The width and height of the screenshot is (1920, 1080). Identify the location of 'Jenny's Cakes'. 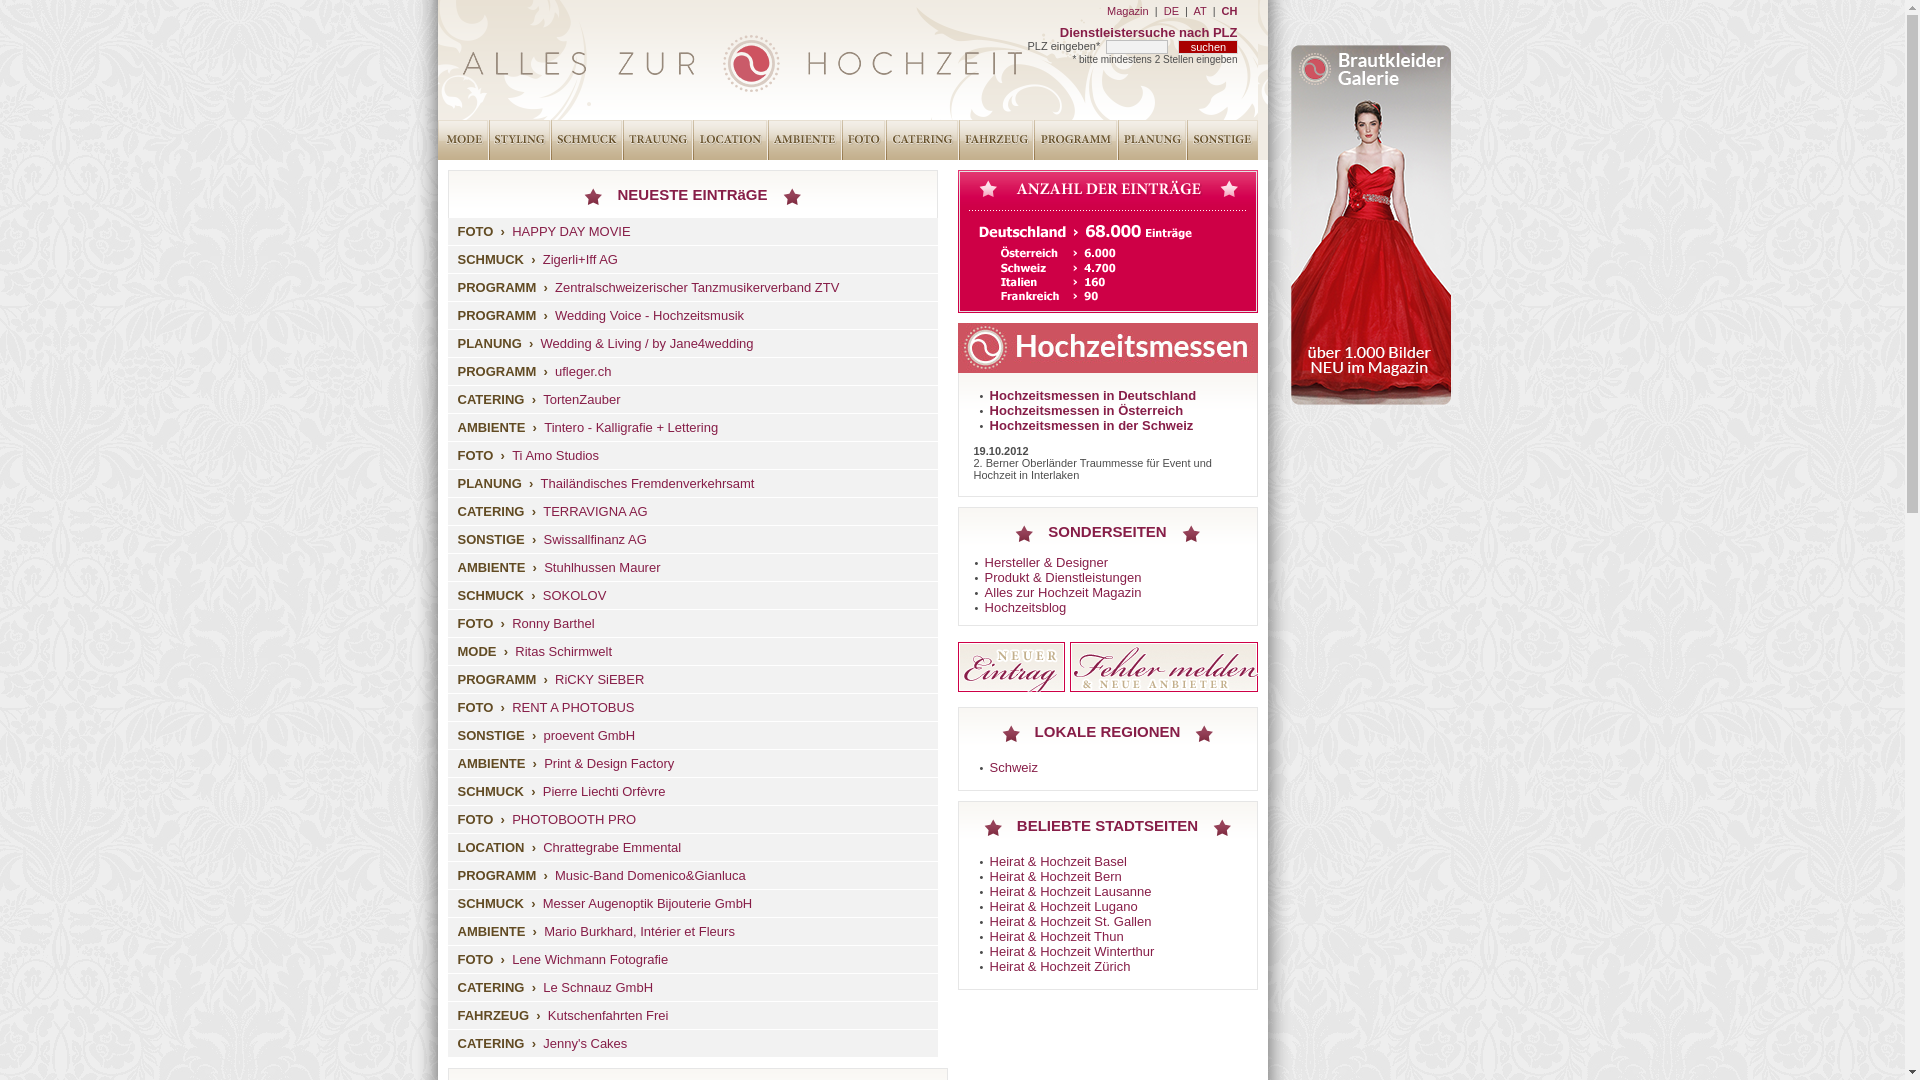
(584, 1042).